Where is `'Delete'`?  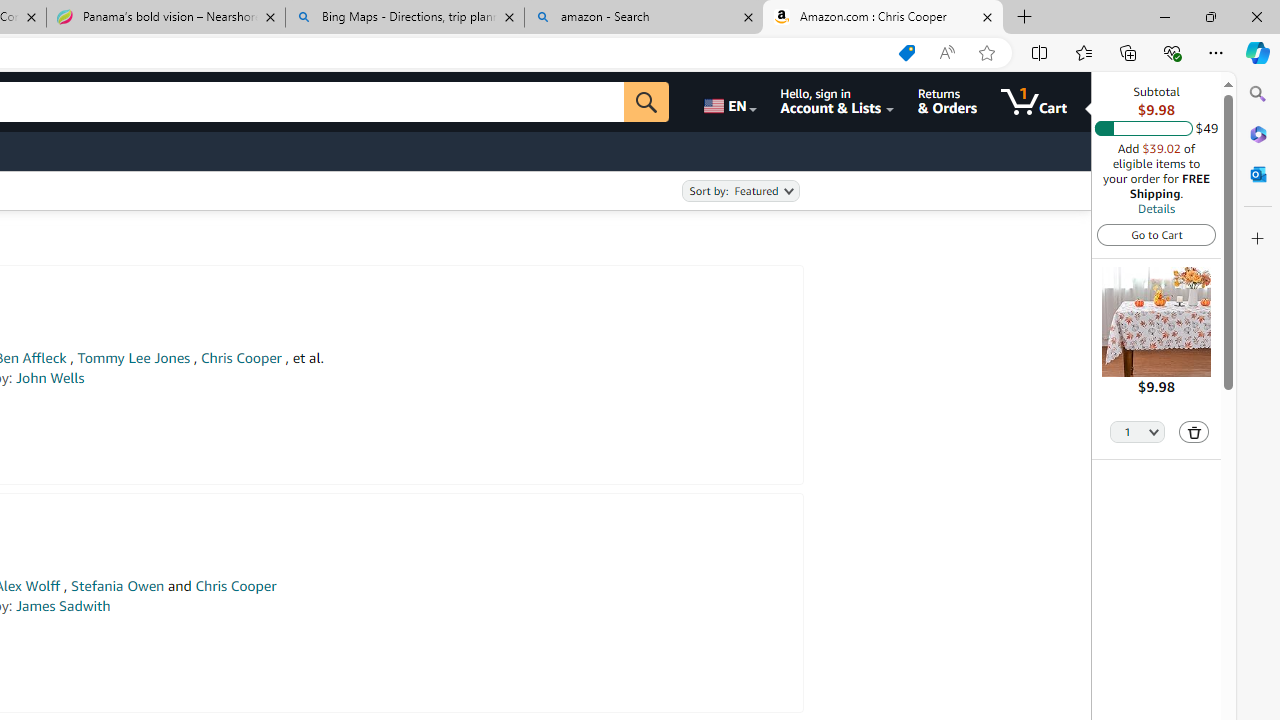
'Delete' is located at coordinates (1194, 430).